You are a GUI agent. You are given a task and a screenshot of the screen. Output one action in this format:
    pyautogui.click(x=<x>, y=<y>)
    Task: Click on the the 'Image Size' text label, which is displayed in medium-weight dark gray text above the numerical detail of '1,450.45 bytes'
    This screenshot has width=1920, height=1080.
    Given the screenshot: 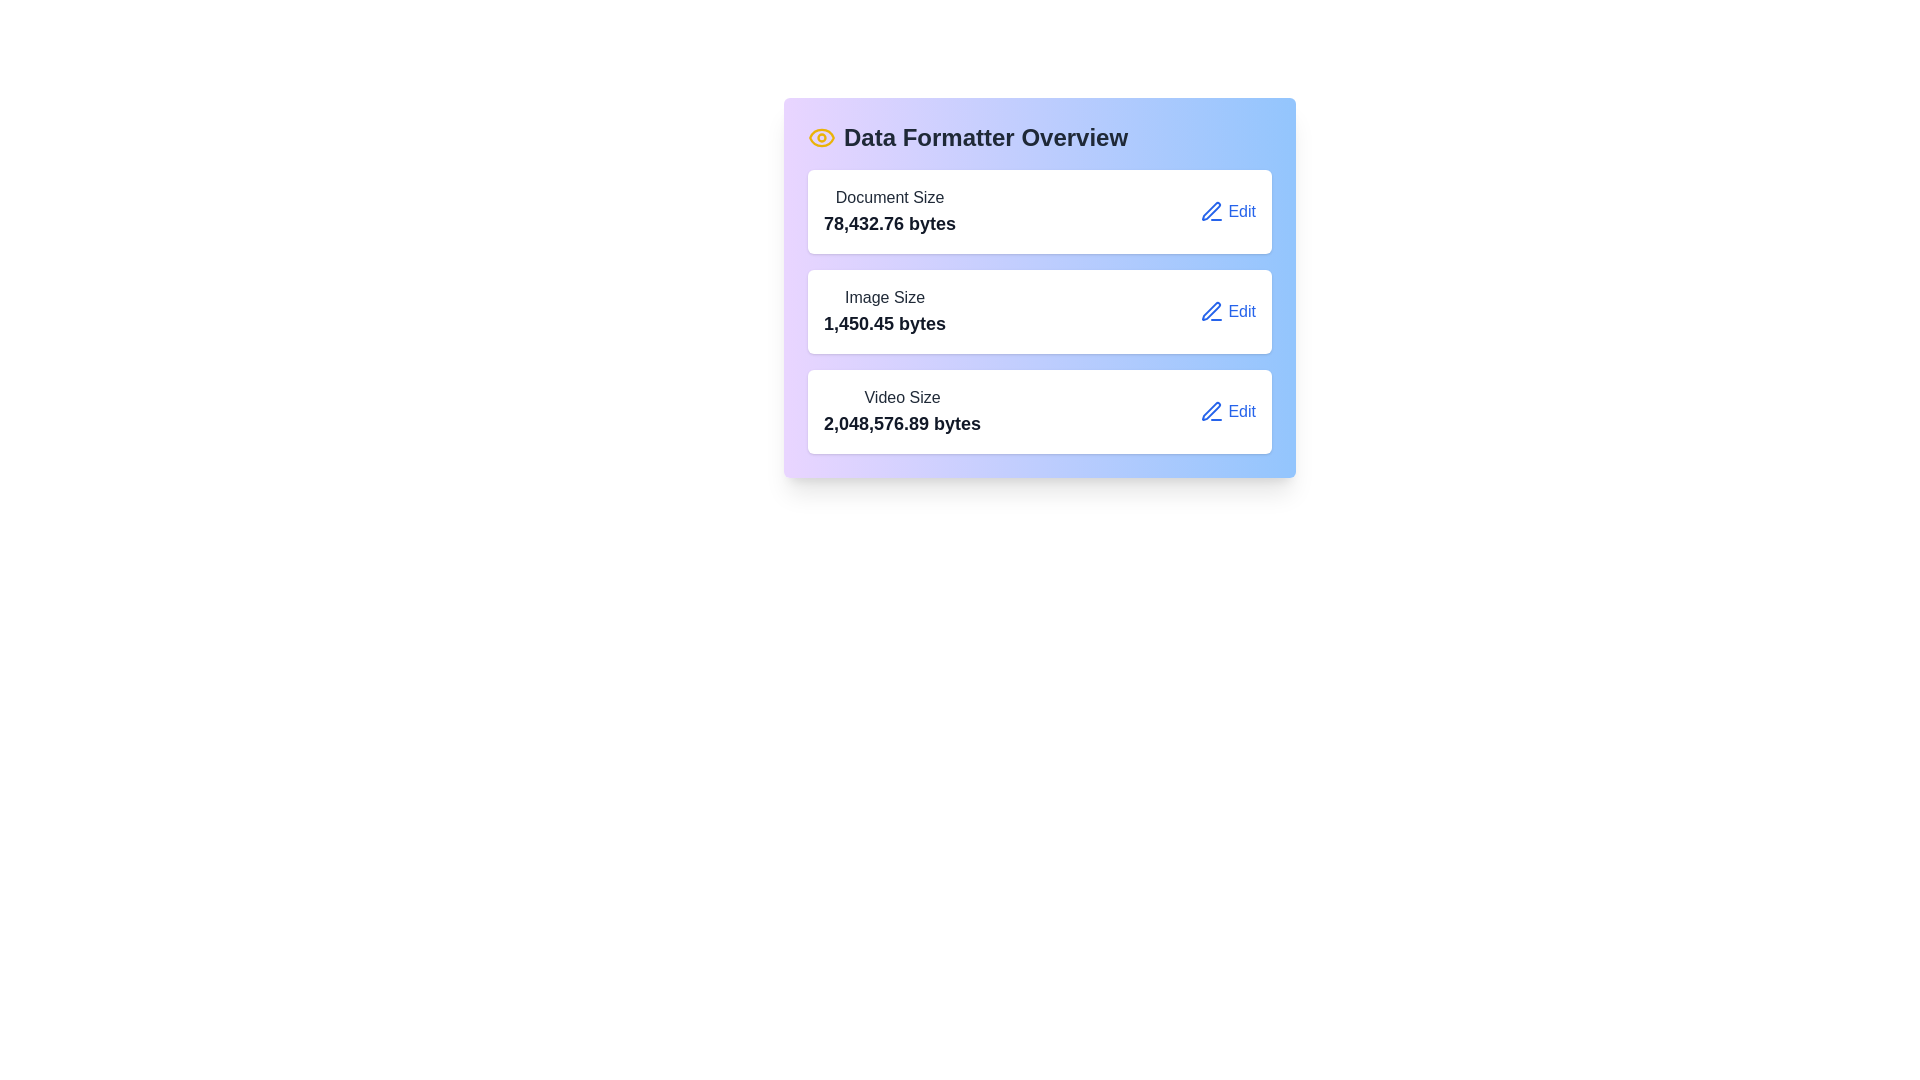 What is the action you would take?
    pyautogui.click(x=884, y=297)
    